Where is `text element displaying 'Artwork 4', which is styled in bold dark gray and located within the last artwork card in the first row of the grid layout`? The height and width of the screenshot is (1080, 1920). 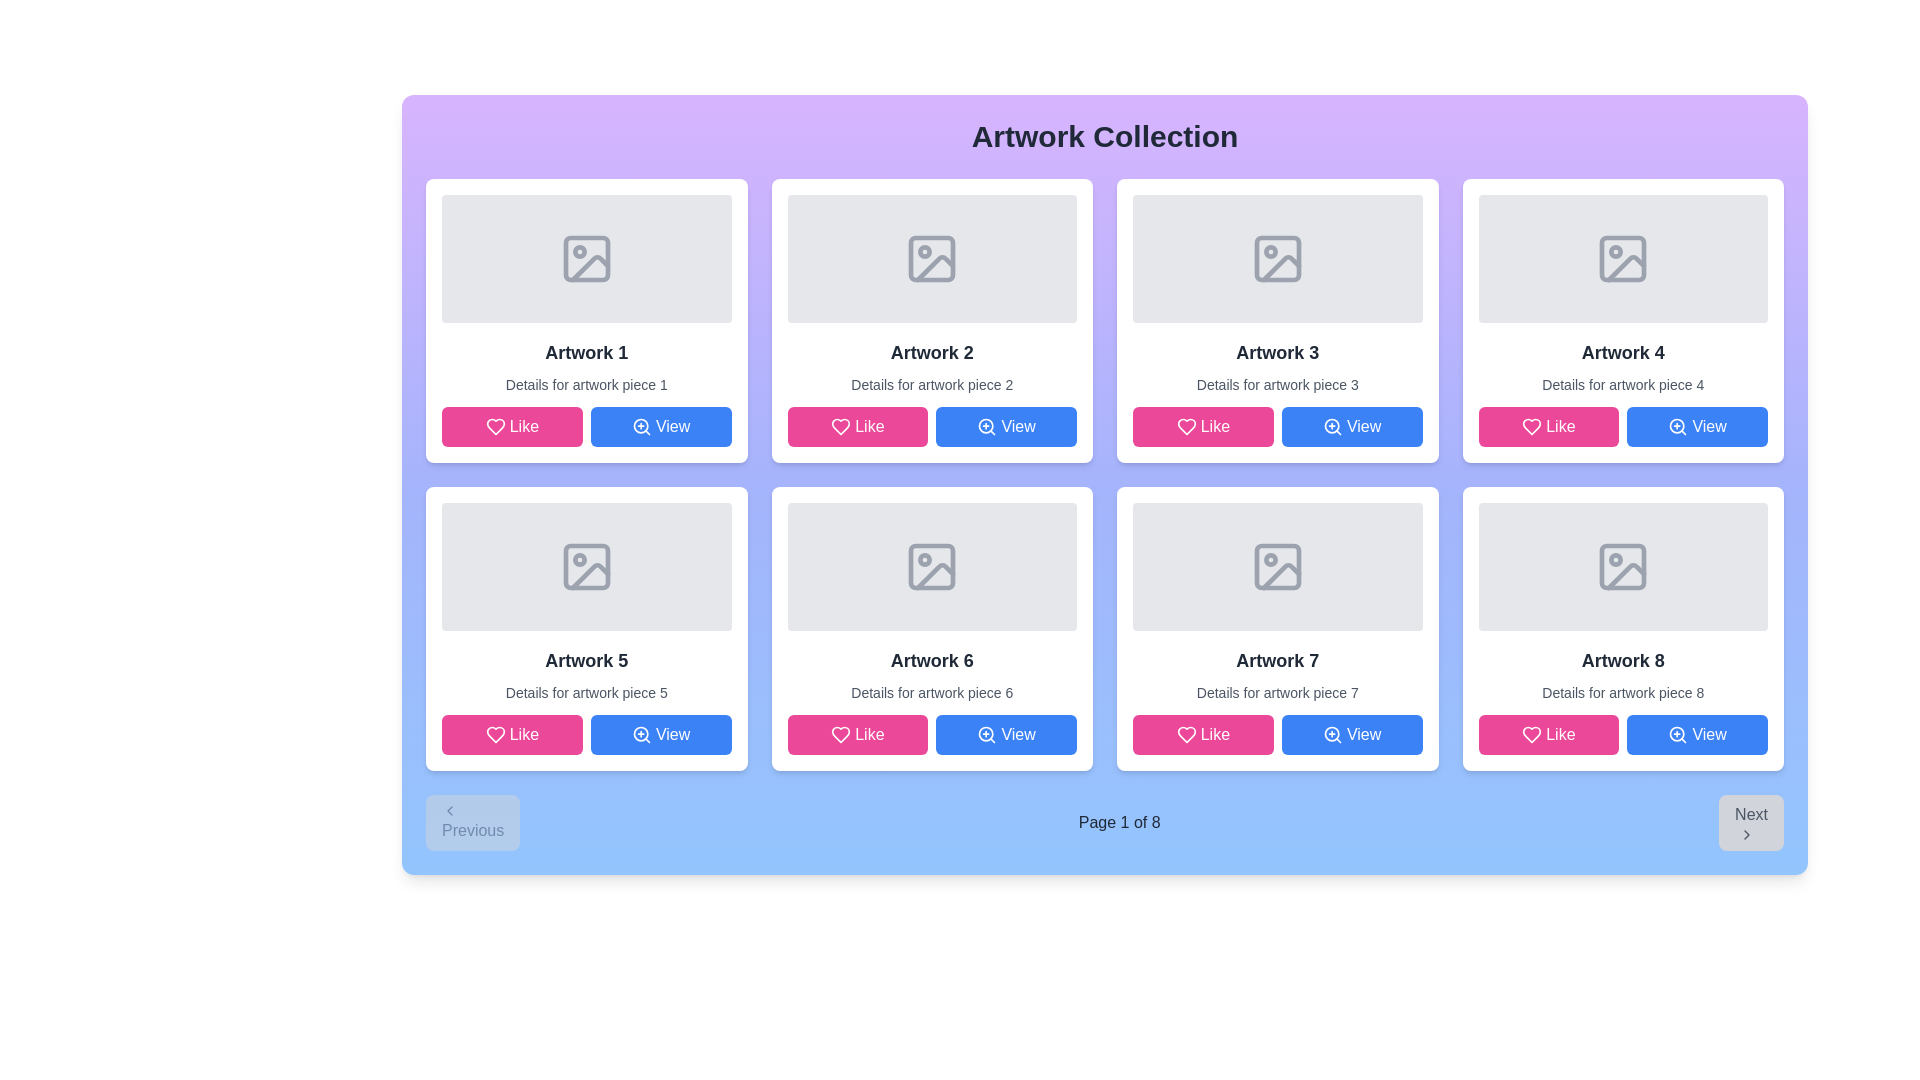 text element displaying 'Artwork 4', which is styled in bold dark gray and located within the last artwork card in the first row of the grid layout is located at coordinates (1623, 352).